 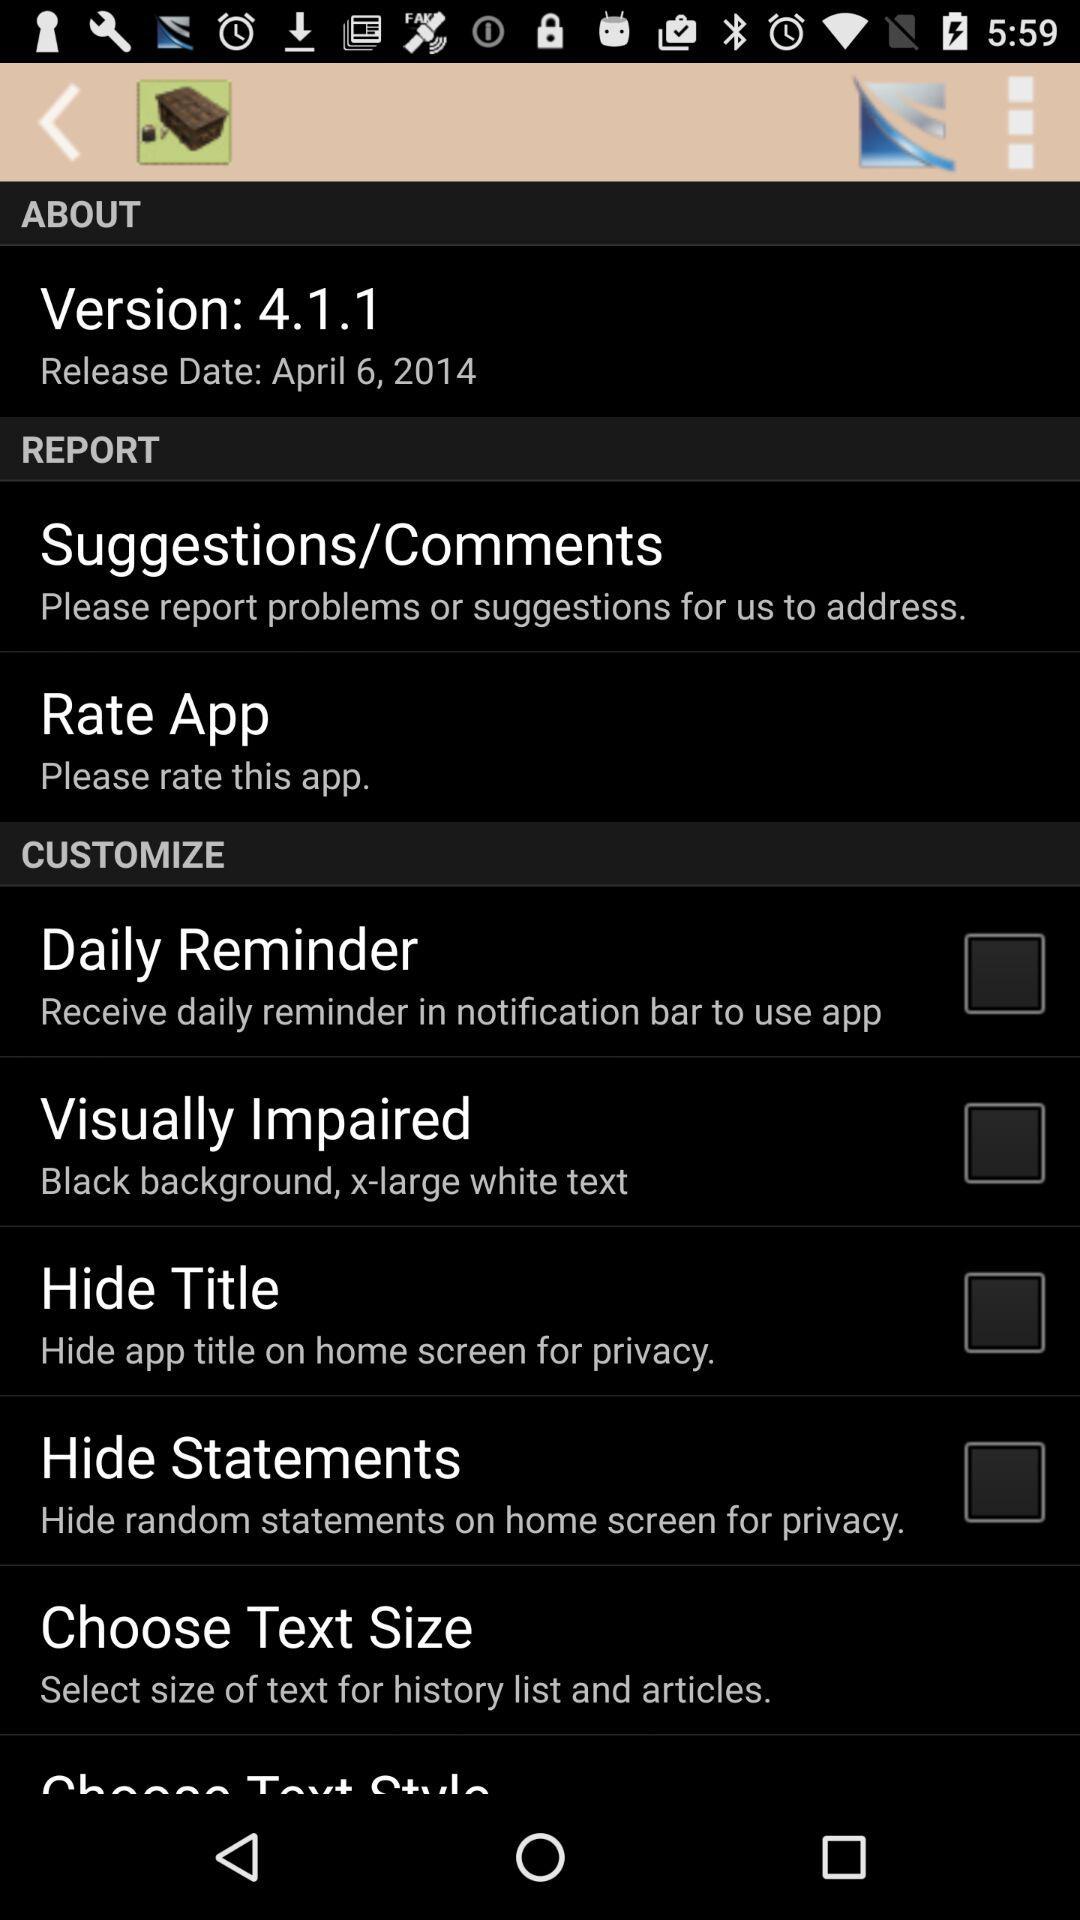 What do you see at coordinates (351, 541) in the screenshot?
I see `suggestions/comments icon` at bounding box center [351, 541].